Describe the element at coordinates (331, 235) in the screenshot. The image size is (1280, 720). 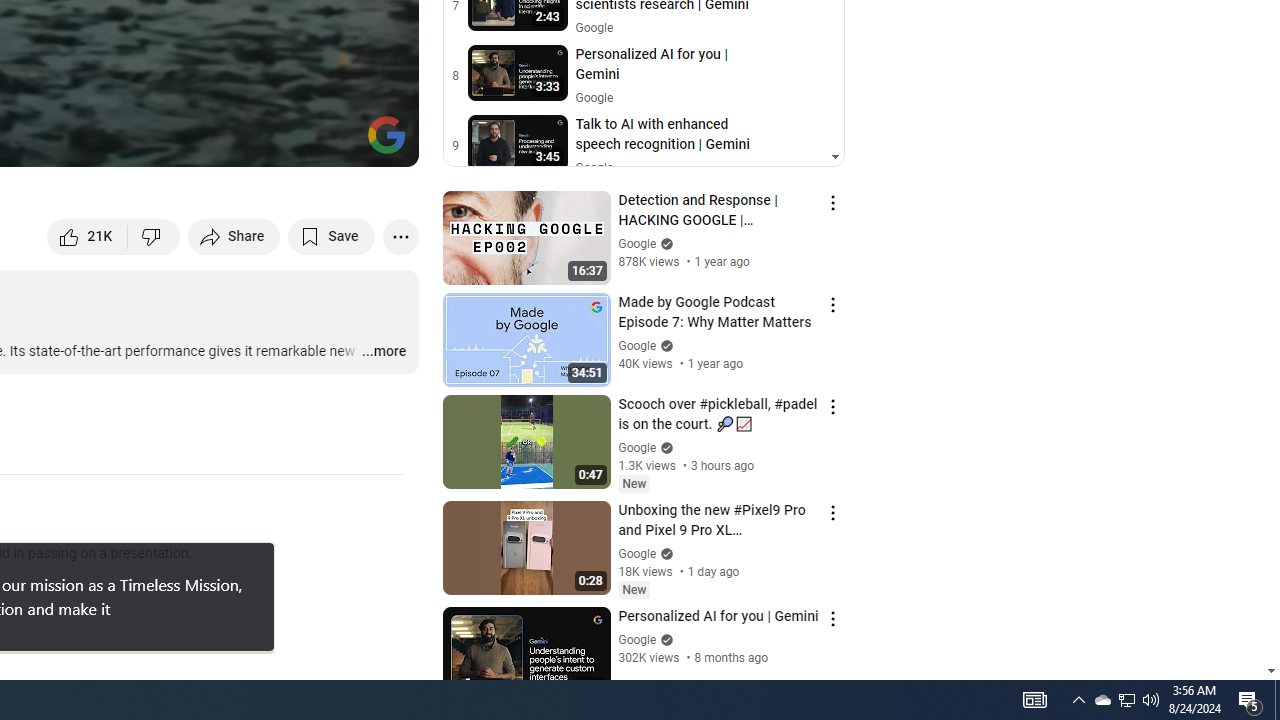
I see `'Save to playlist'` at that location.